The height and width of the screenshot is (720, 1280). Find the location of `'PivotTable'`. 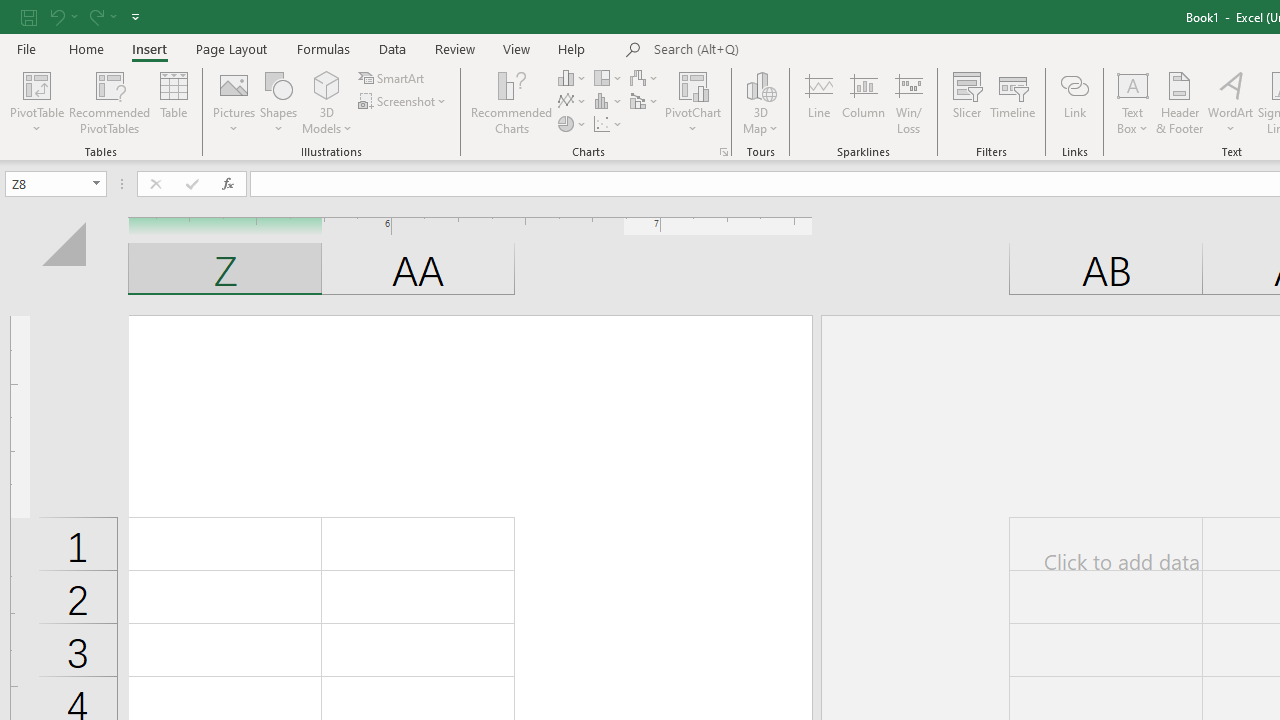

'PivotTable' is located at coordinates (37, 103).